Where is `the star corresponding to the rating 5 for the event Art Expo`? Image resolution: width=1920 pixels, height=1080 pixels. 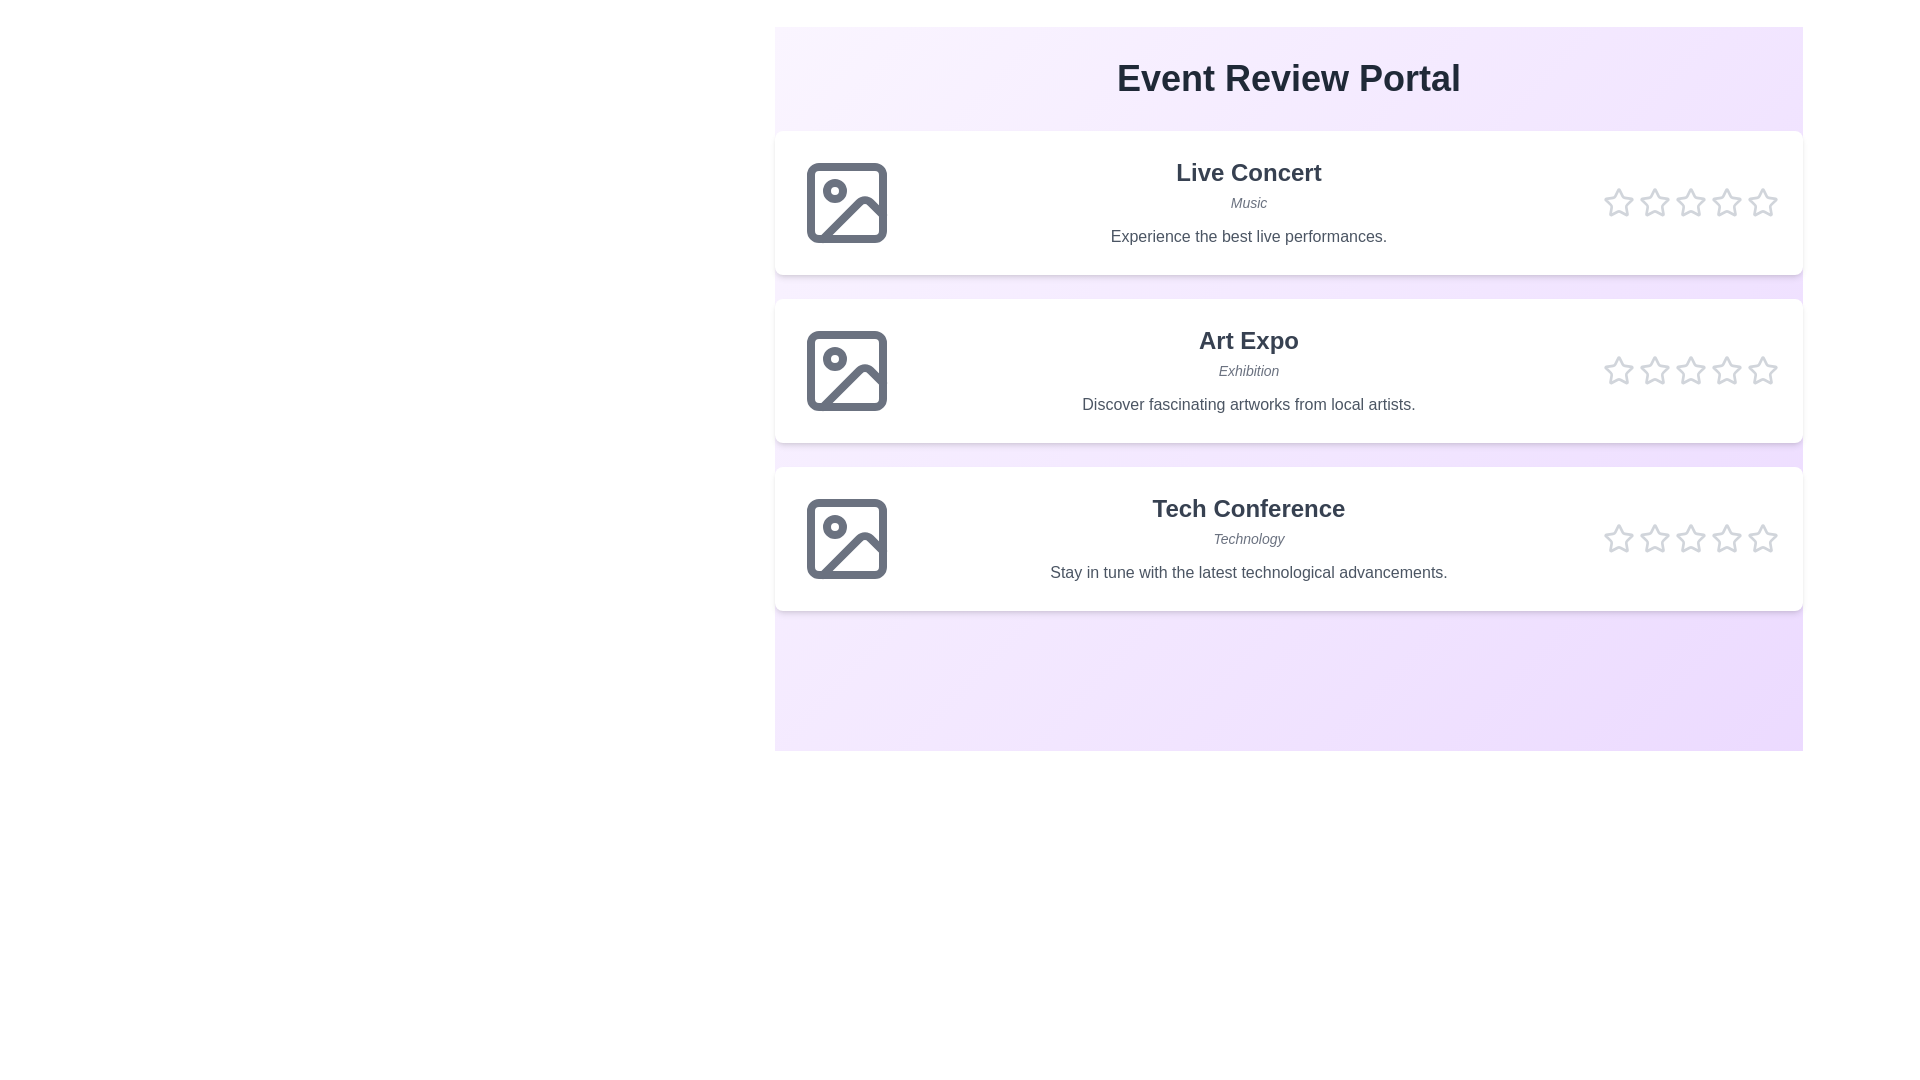
the star corresponding to the rating 5 for the event Art Expo is located at coordinates (1762, 370).